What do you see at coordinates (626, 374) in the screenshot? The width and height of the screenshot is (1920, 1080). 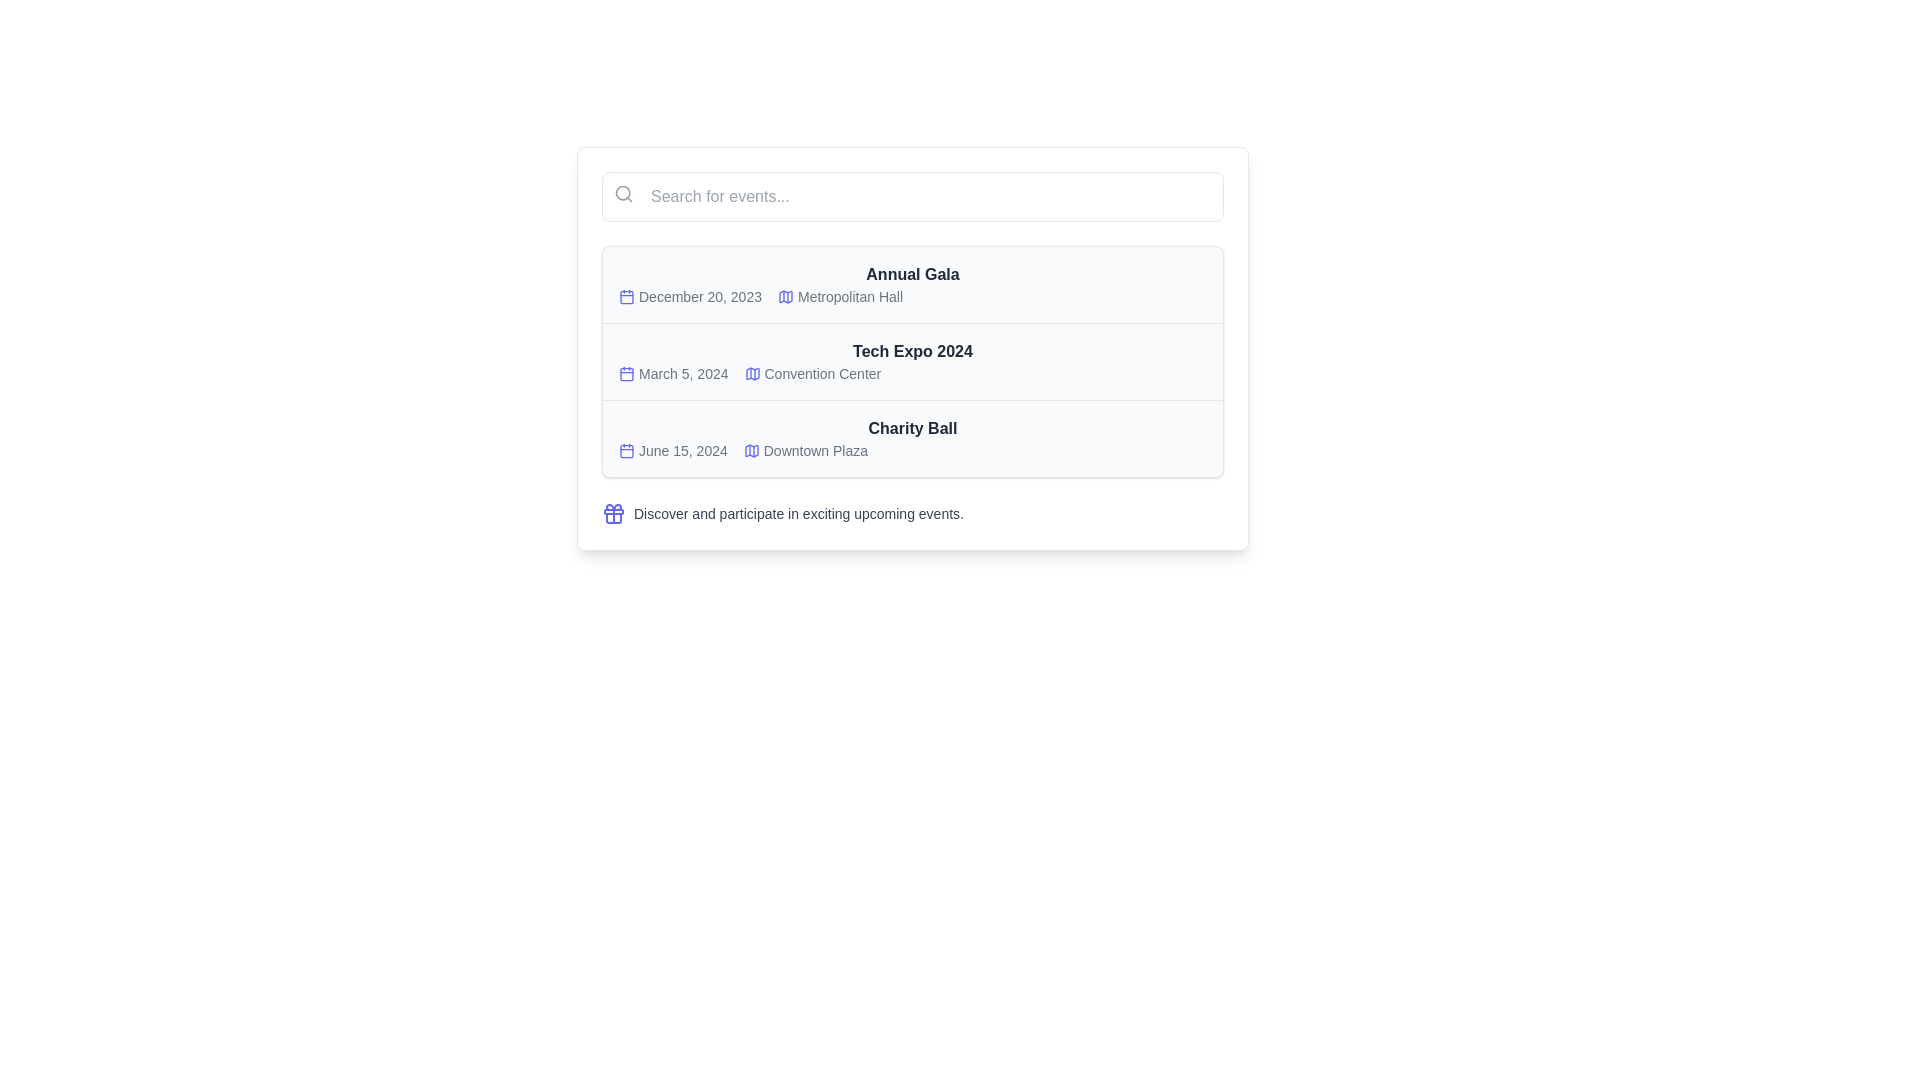 I see `the calendar icon located to the left of the text 'March 5, 2024' in the second list item of the event listing display` at bounding box center [626, 374].